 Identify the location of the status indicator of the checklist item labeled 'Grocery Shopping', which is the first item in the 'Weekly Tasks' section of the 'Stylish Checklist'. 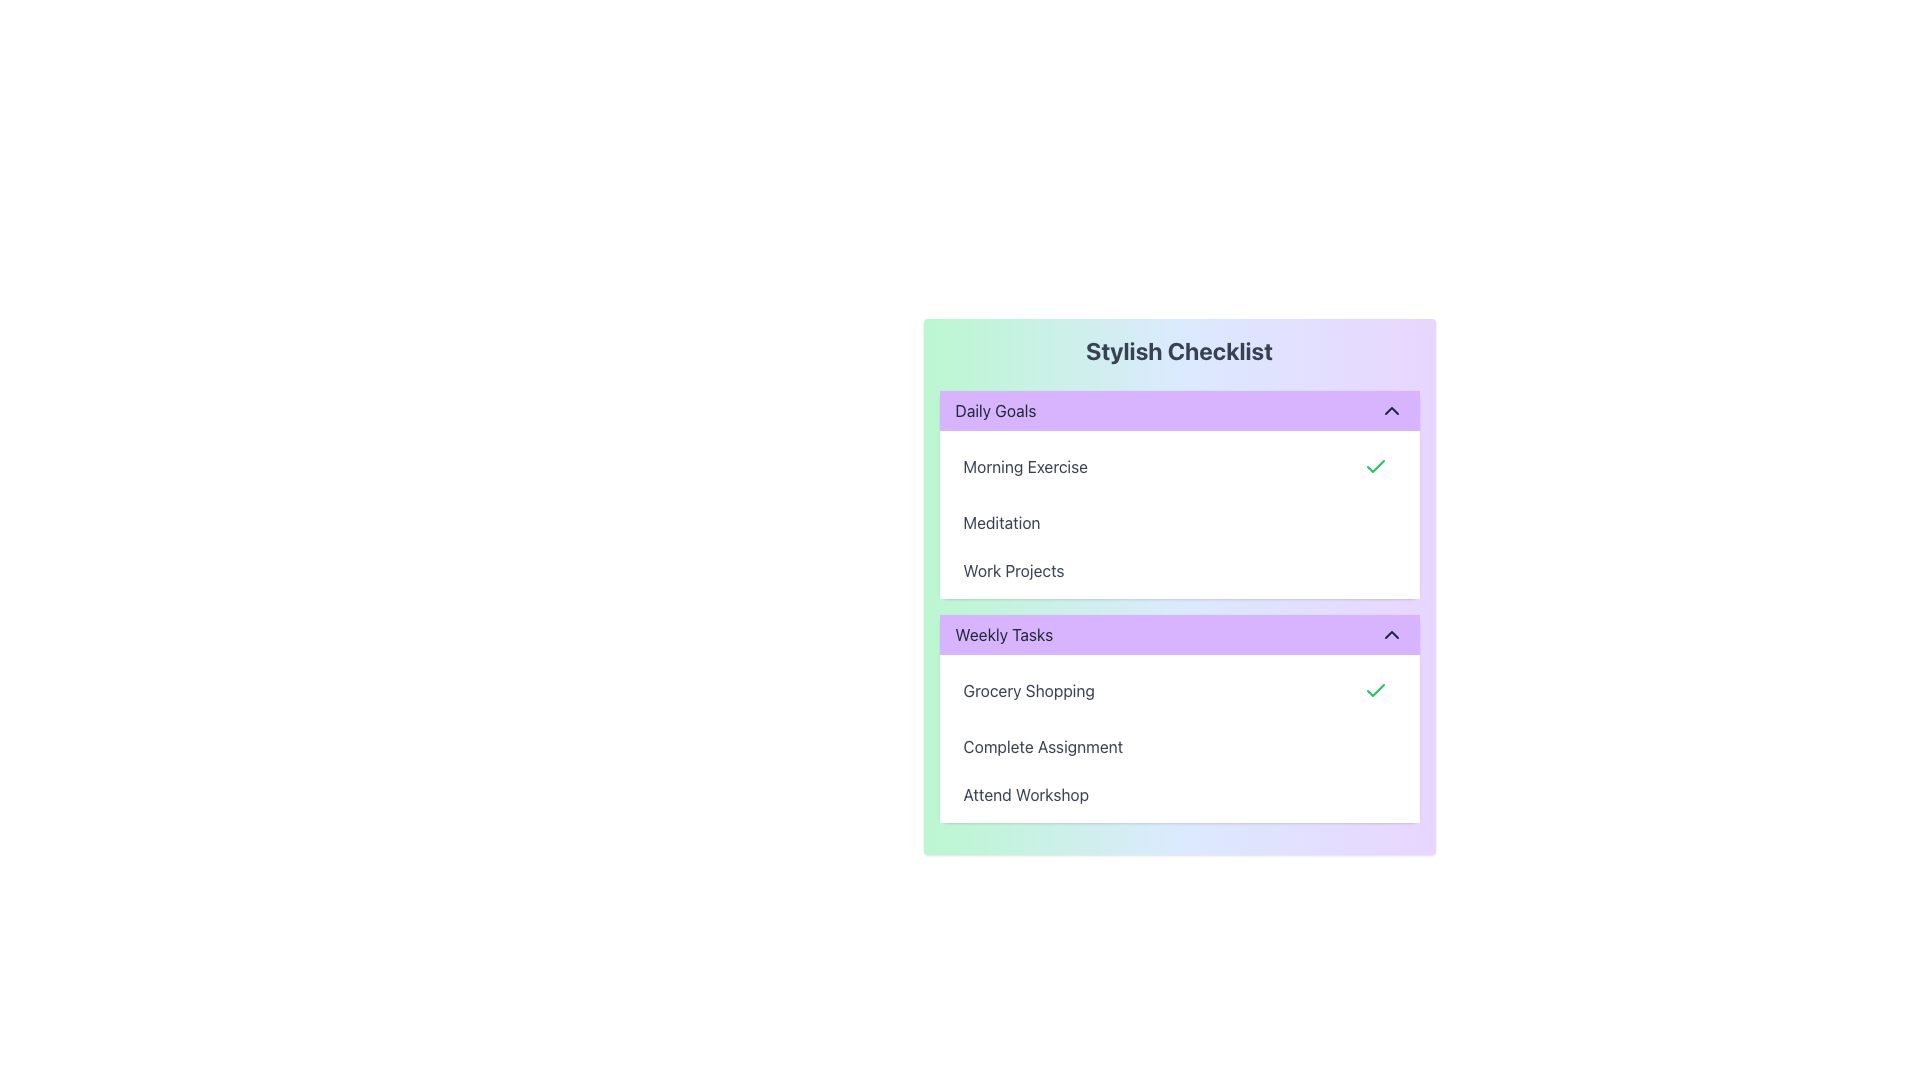
(1179, 689).